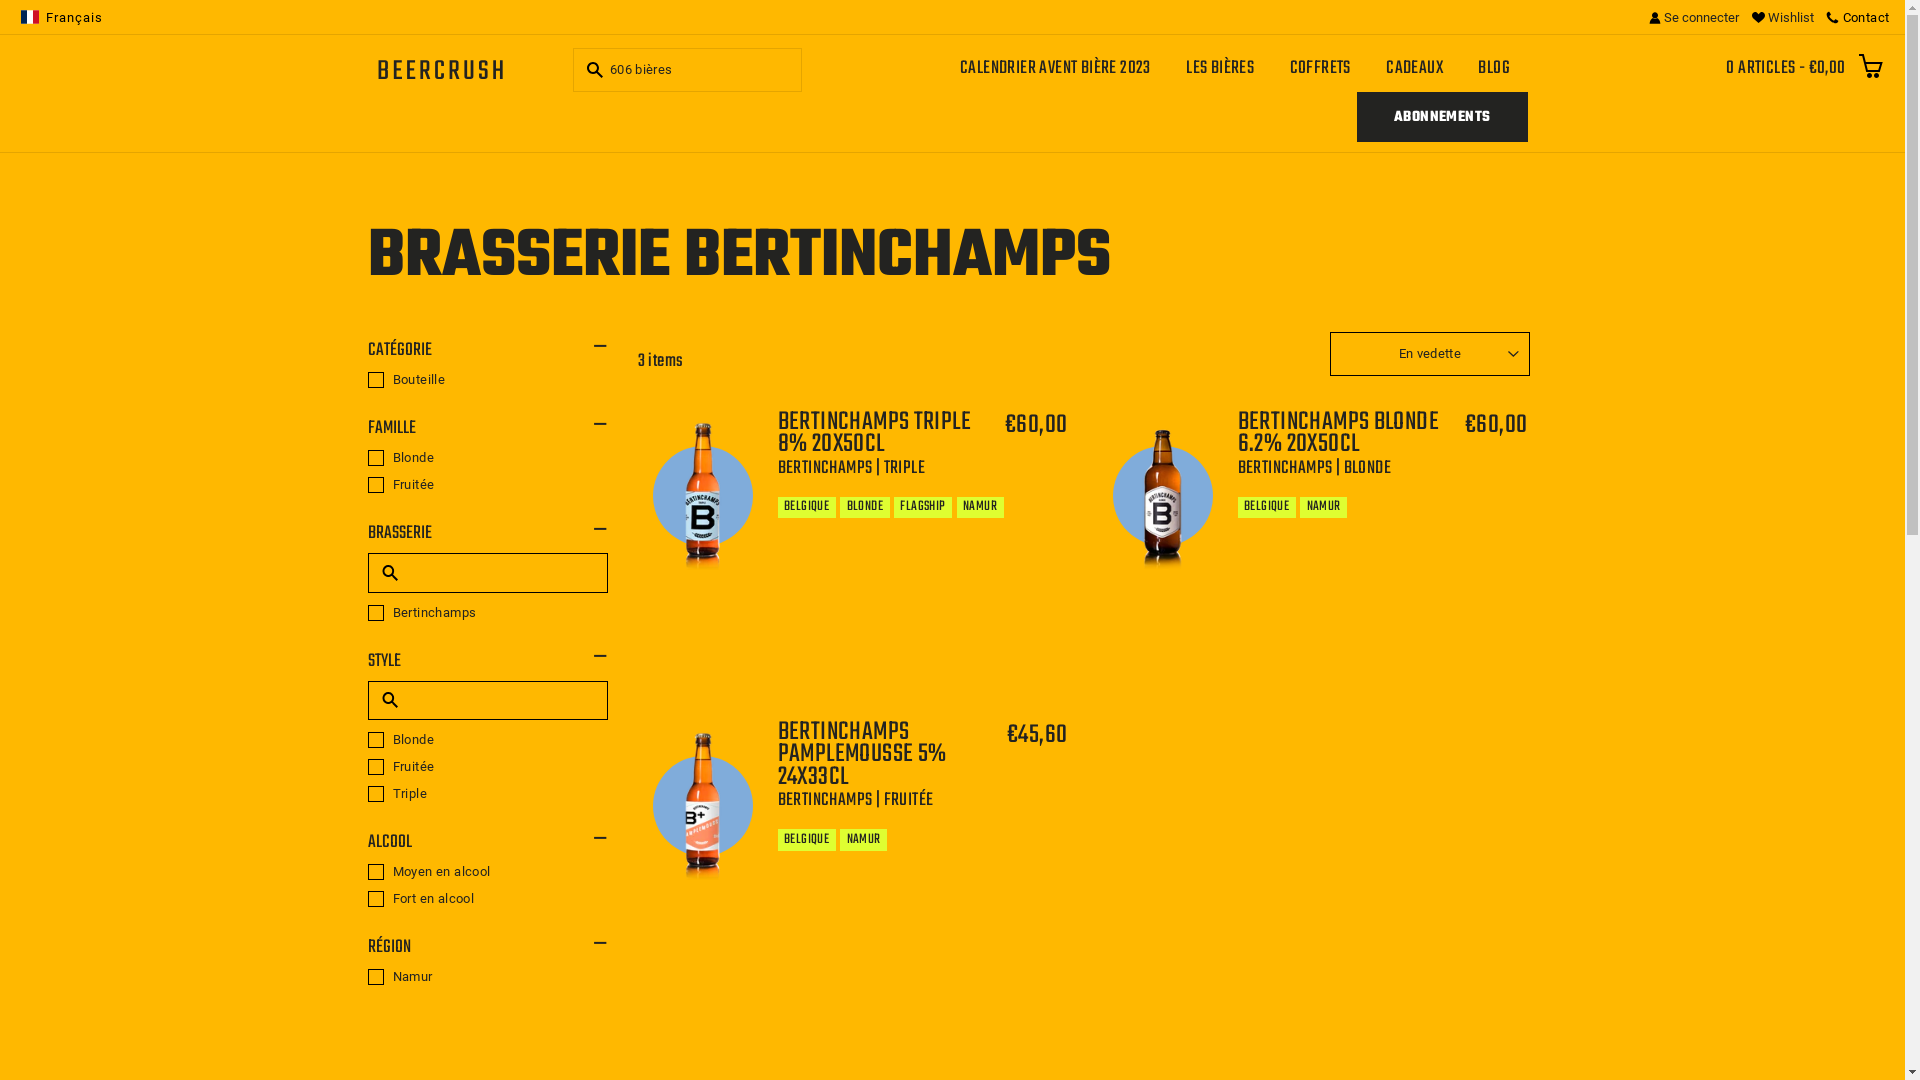  Describe the element at coordinates (1494, 67) in the screenshot. I see `'BLOG'` at that location.